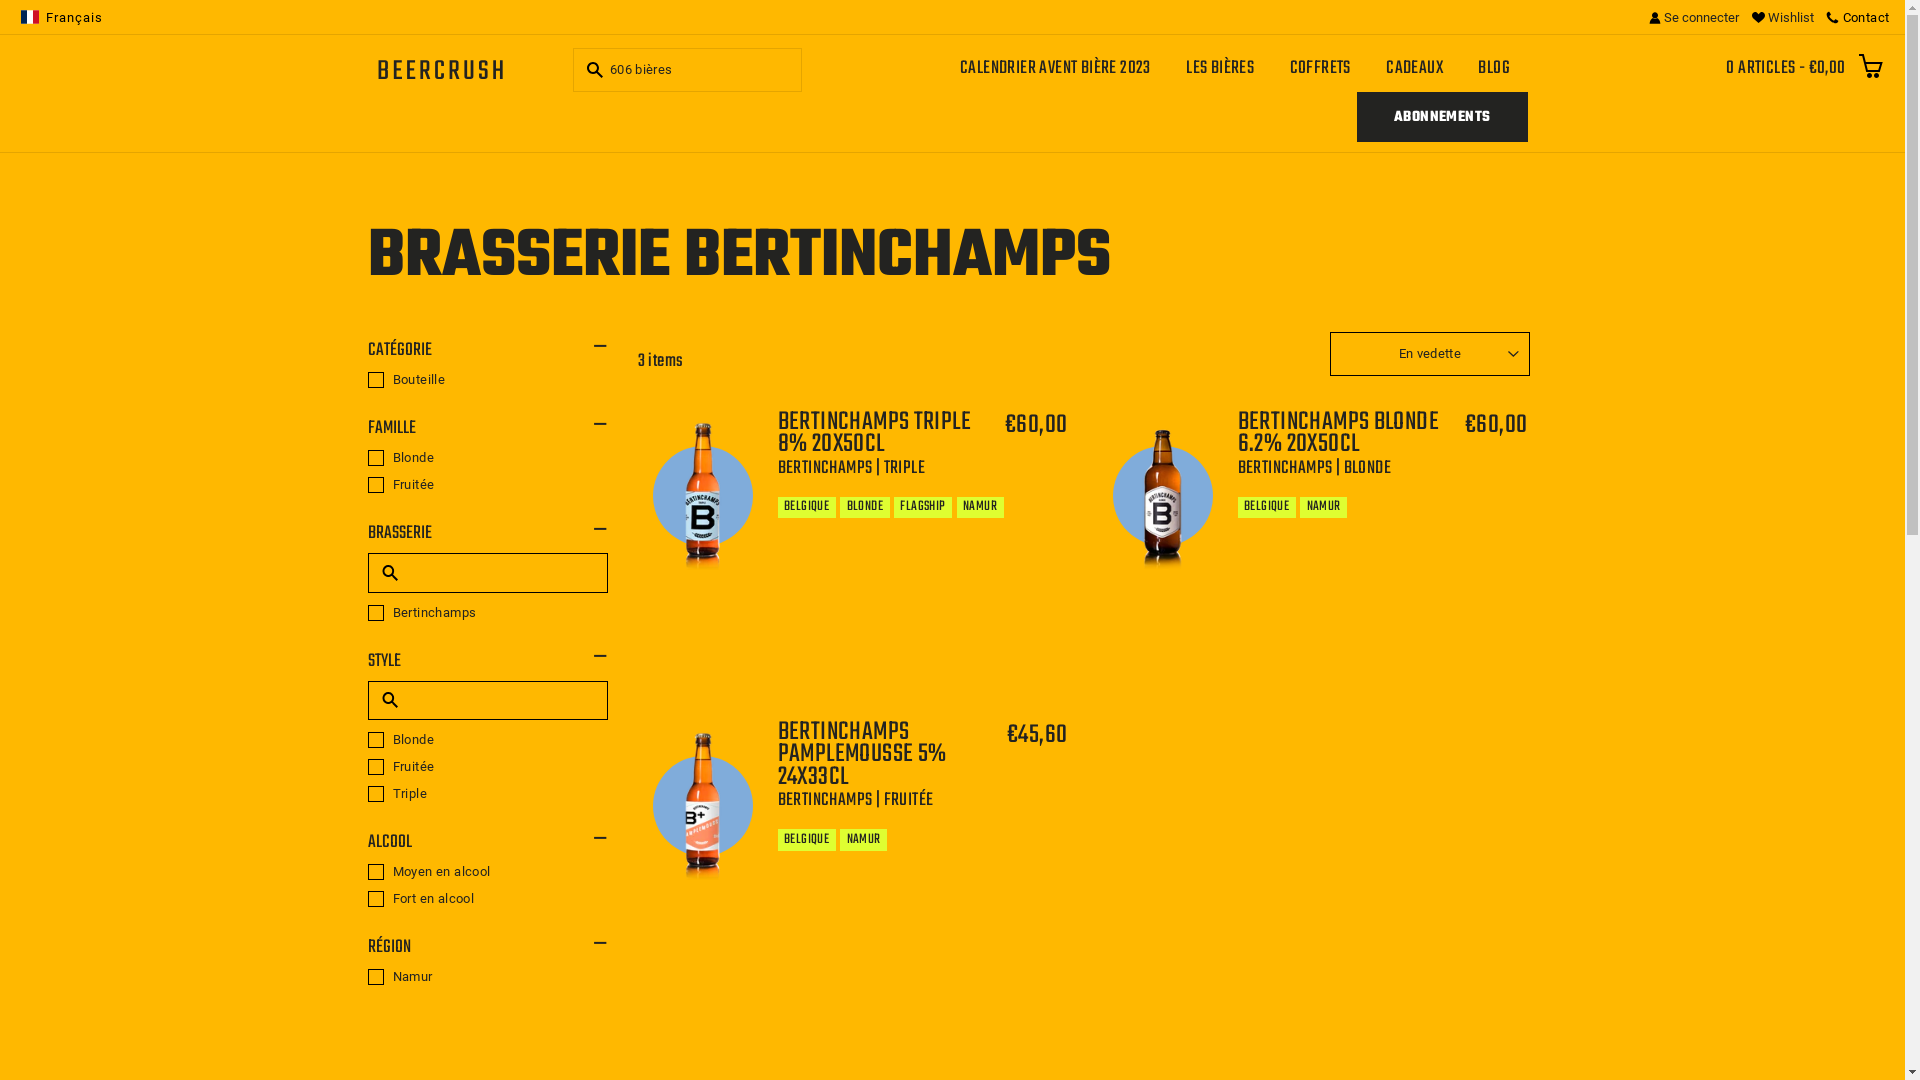  Describe the element at coordinates (1494, 67) in the screenshot. I see `'BLOG'` at that location.